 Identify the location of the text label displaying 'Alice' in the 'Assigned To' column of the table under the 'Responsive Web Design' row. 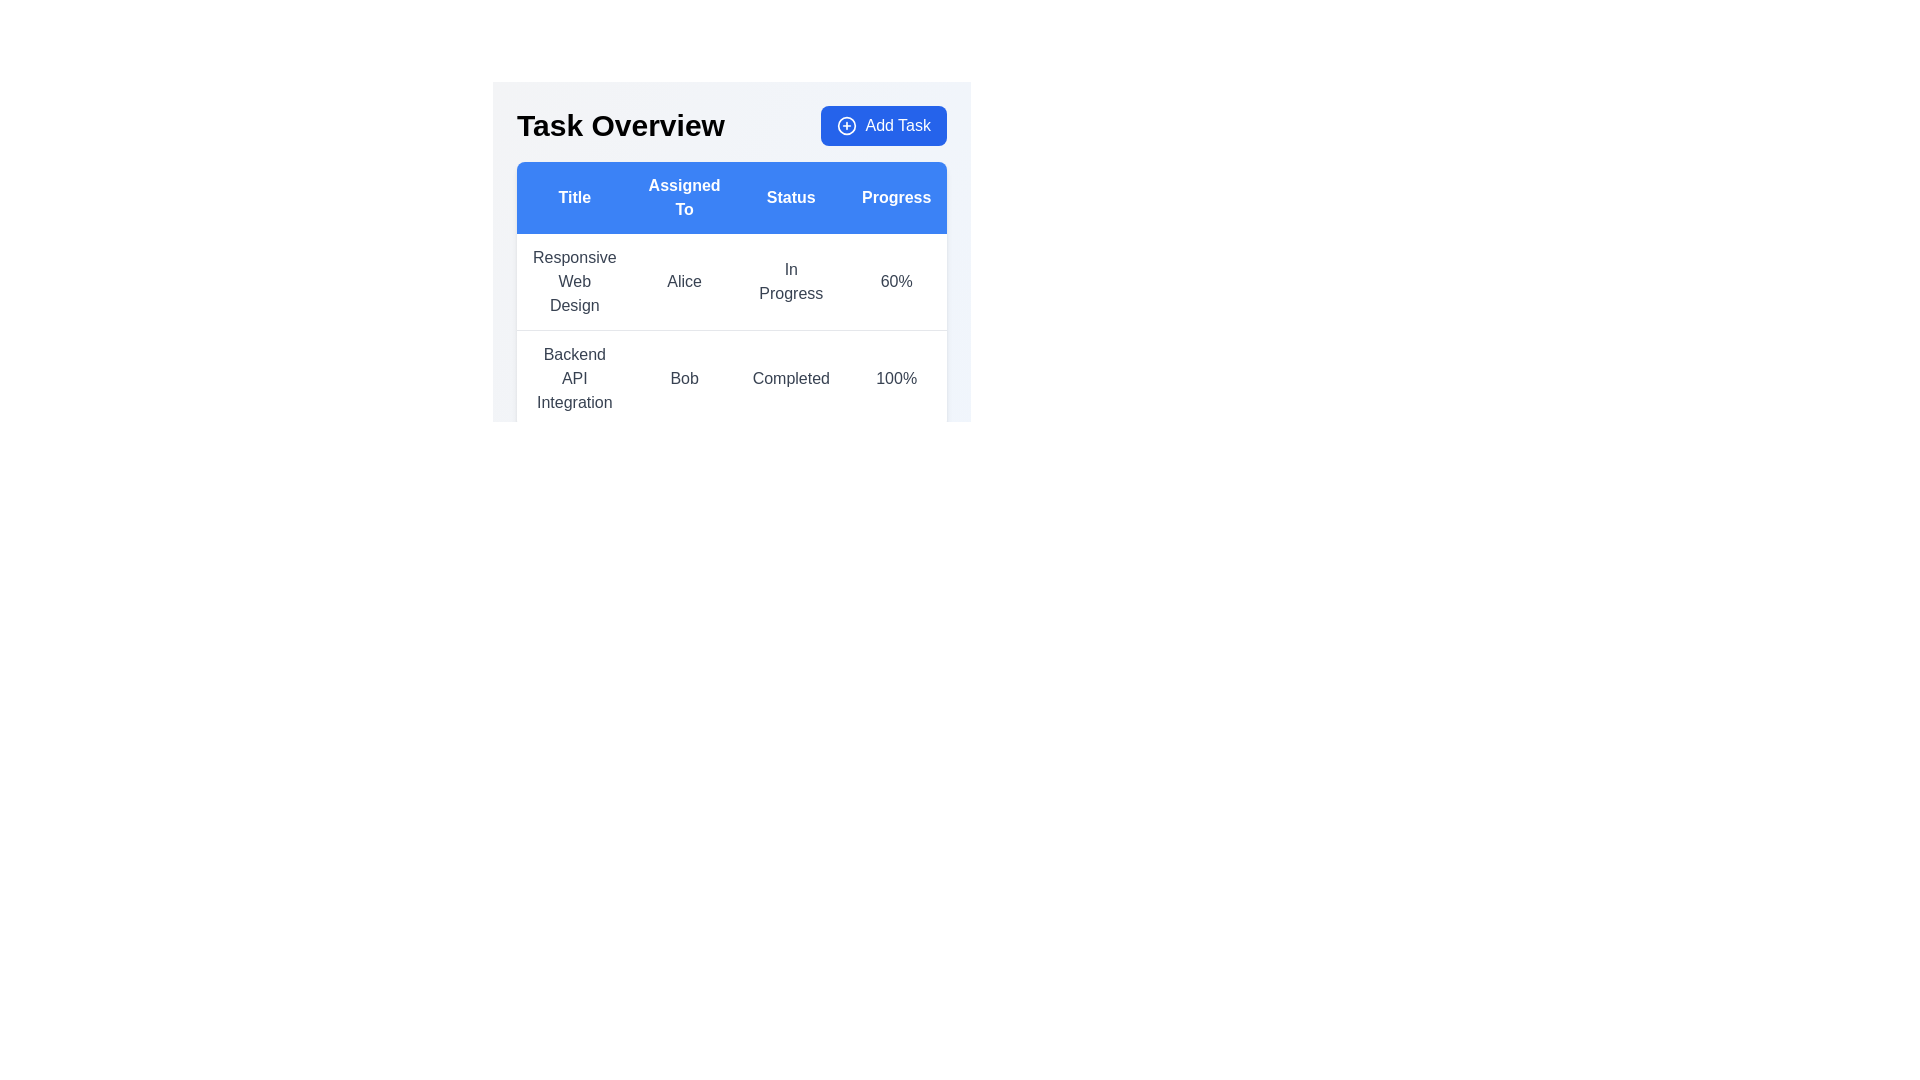
(684, 282).